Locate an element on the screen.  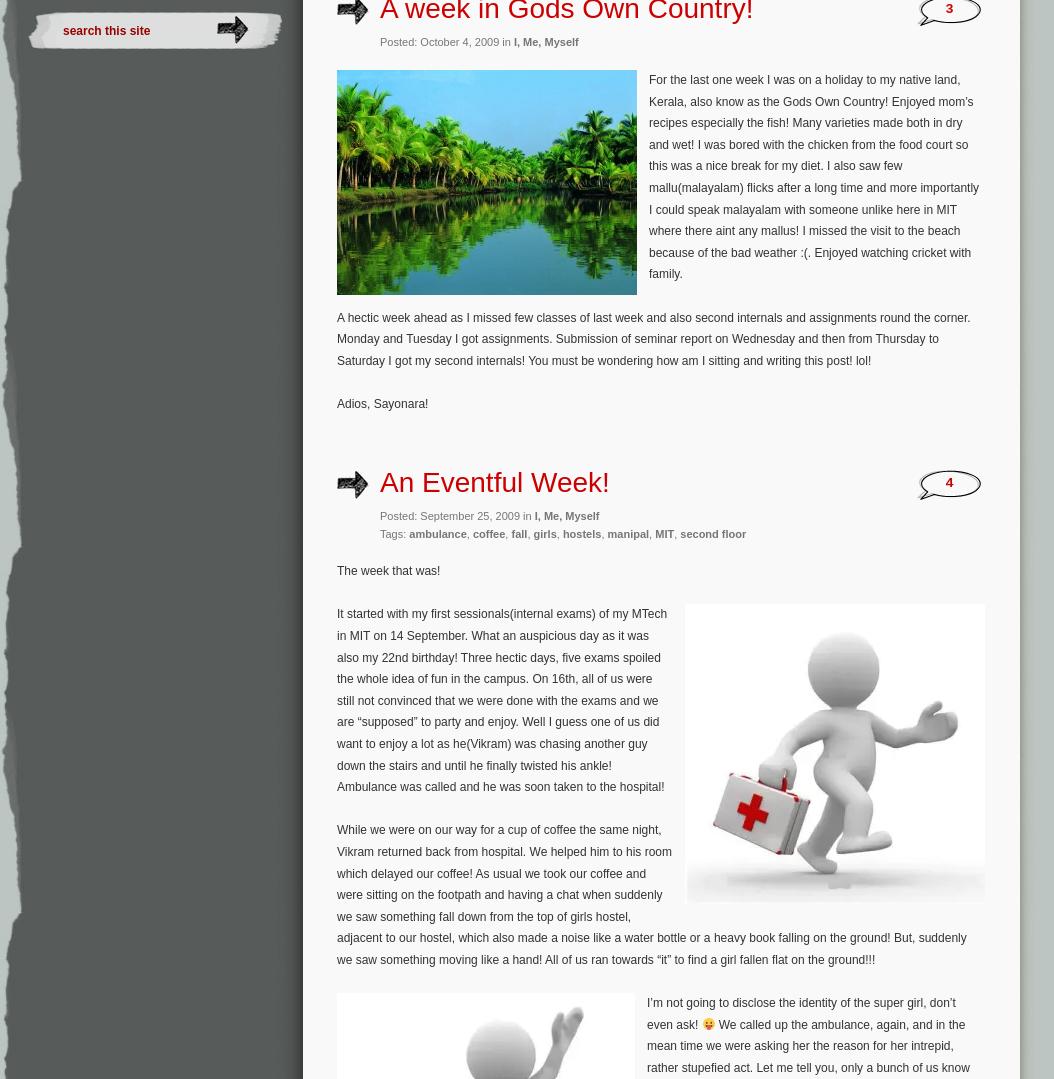
'hostels' is located at coordinates (561, 533).